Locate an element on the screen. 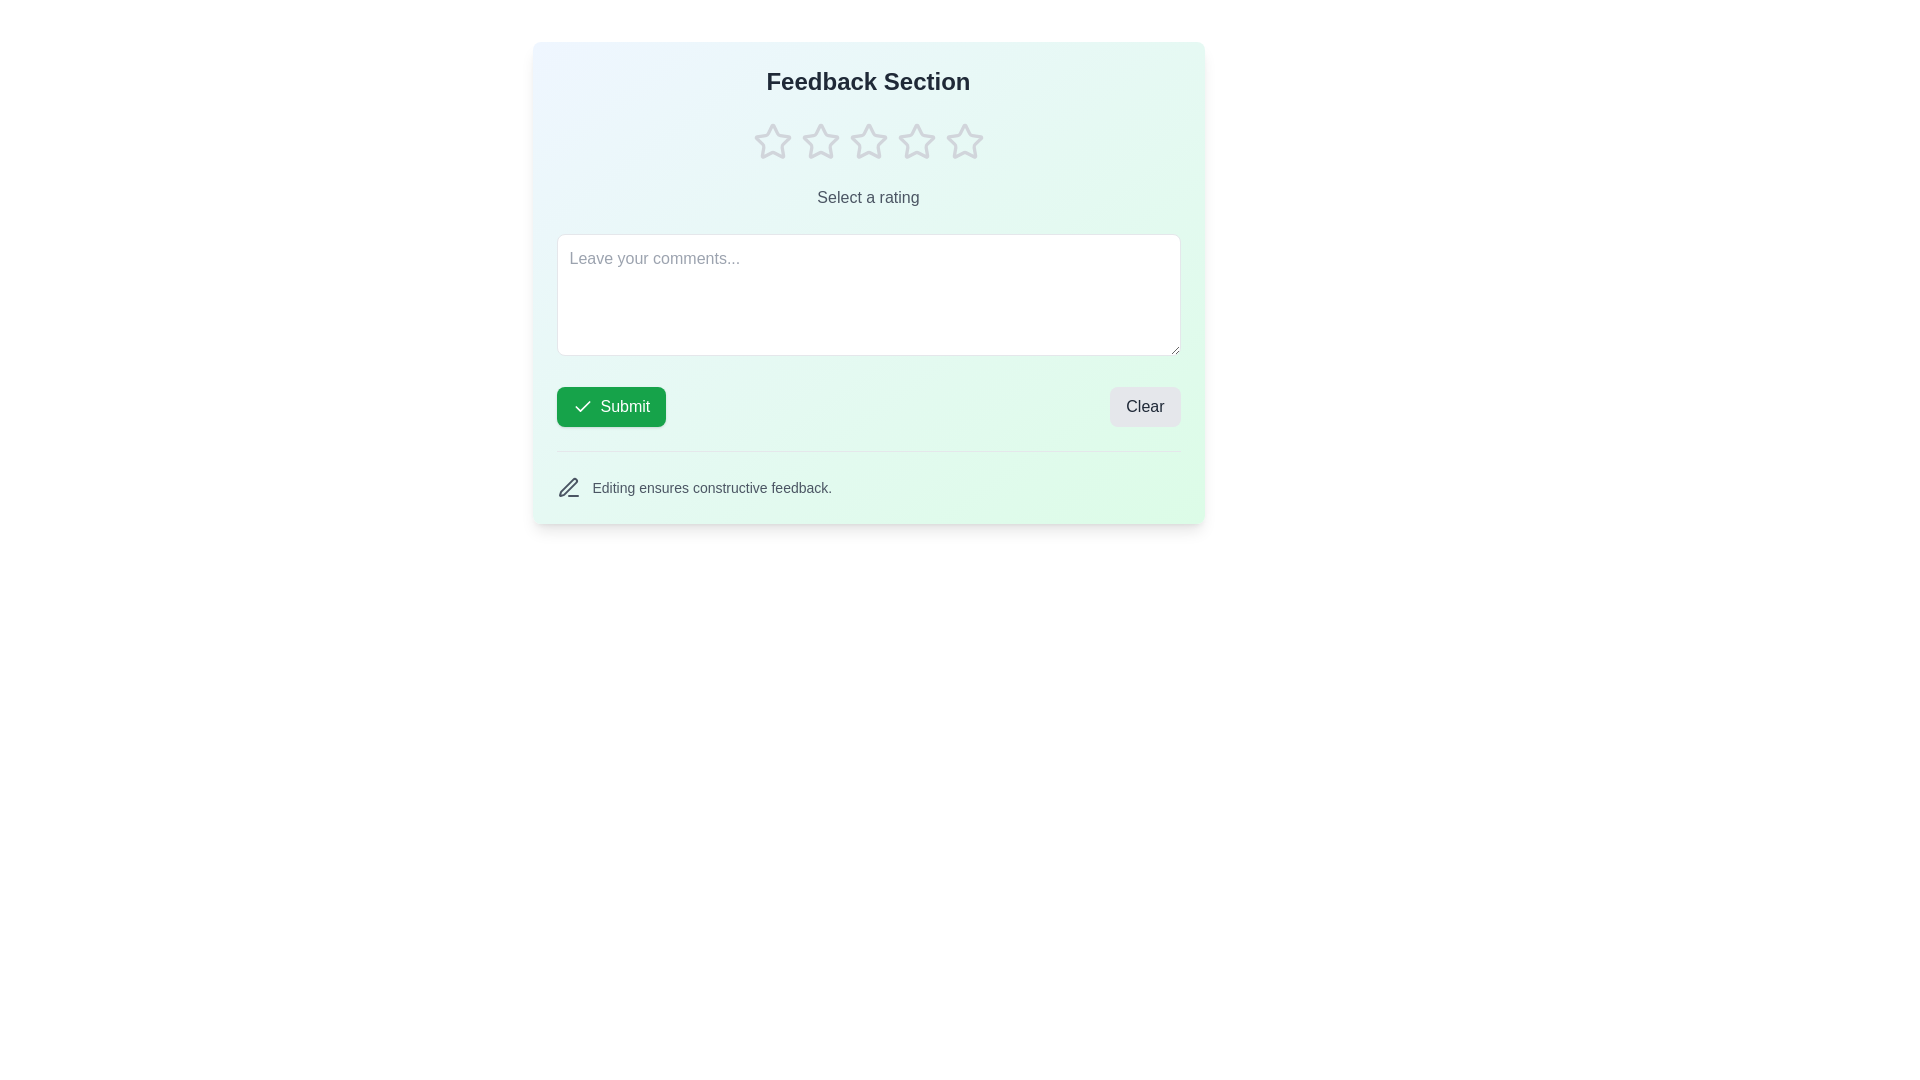 Image resolution: width=1920 pixels, height=1080 pixels. the Checkmark icon located inside the 'Submit' button at the bottom-left of the feedback section, which indicates confirmation of a successful action is located at coordinates (581, 406).